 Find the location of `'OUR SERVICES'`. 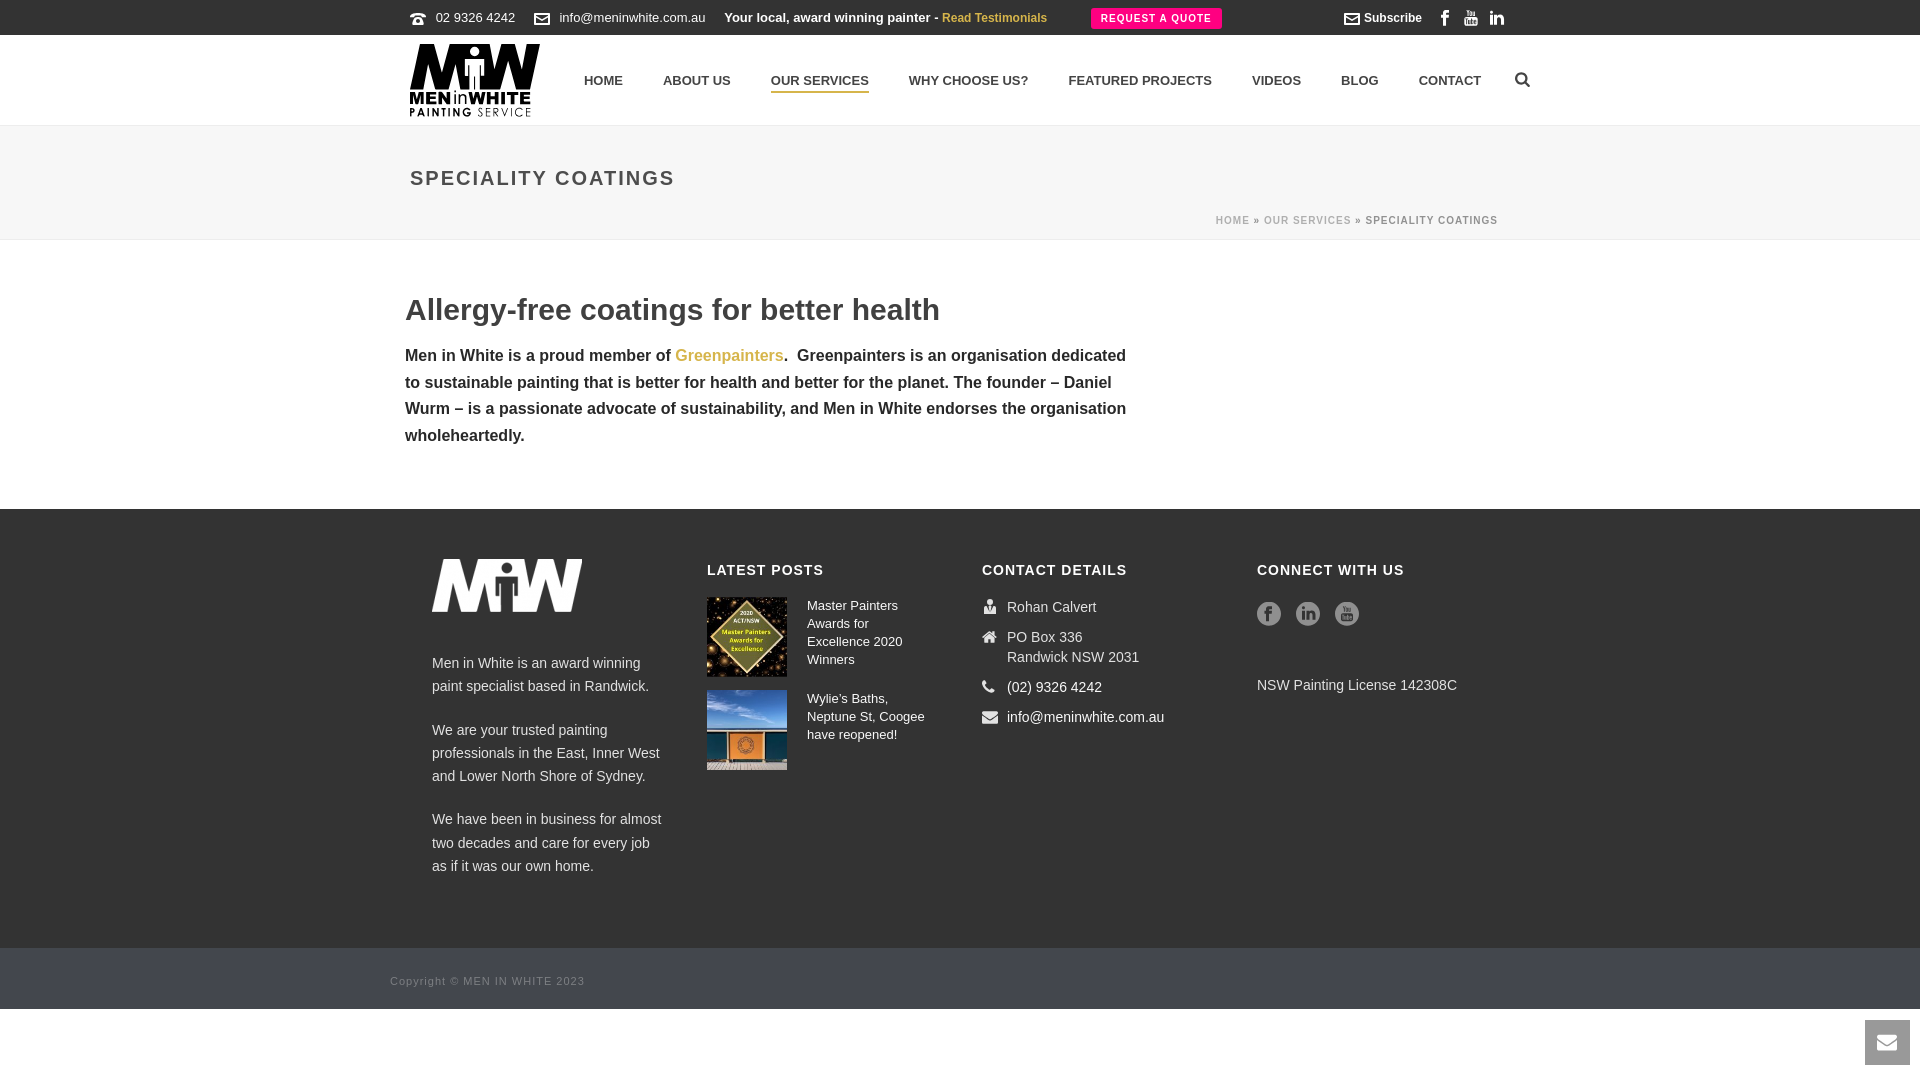

'OUR SERVICES' is located at coordinates (1262, 220).